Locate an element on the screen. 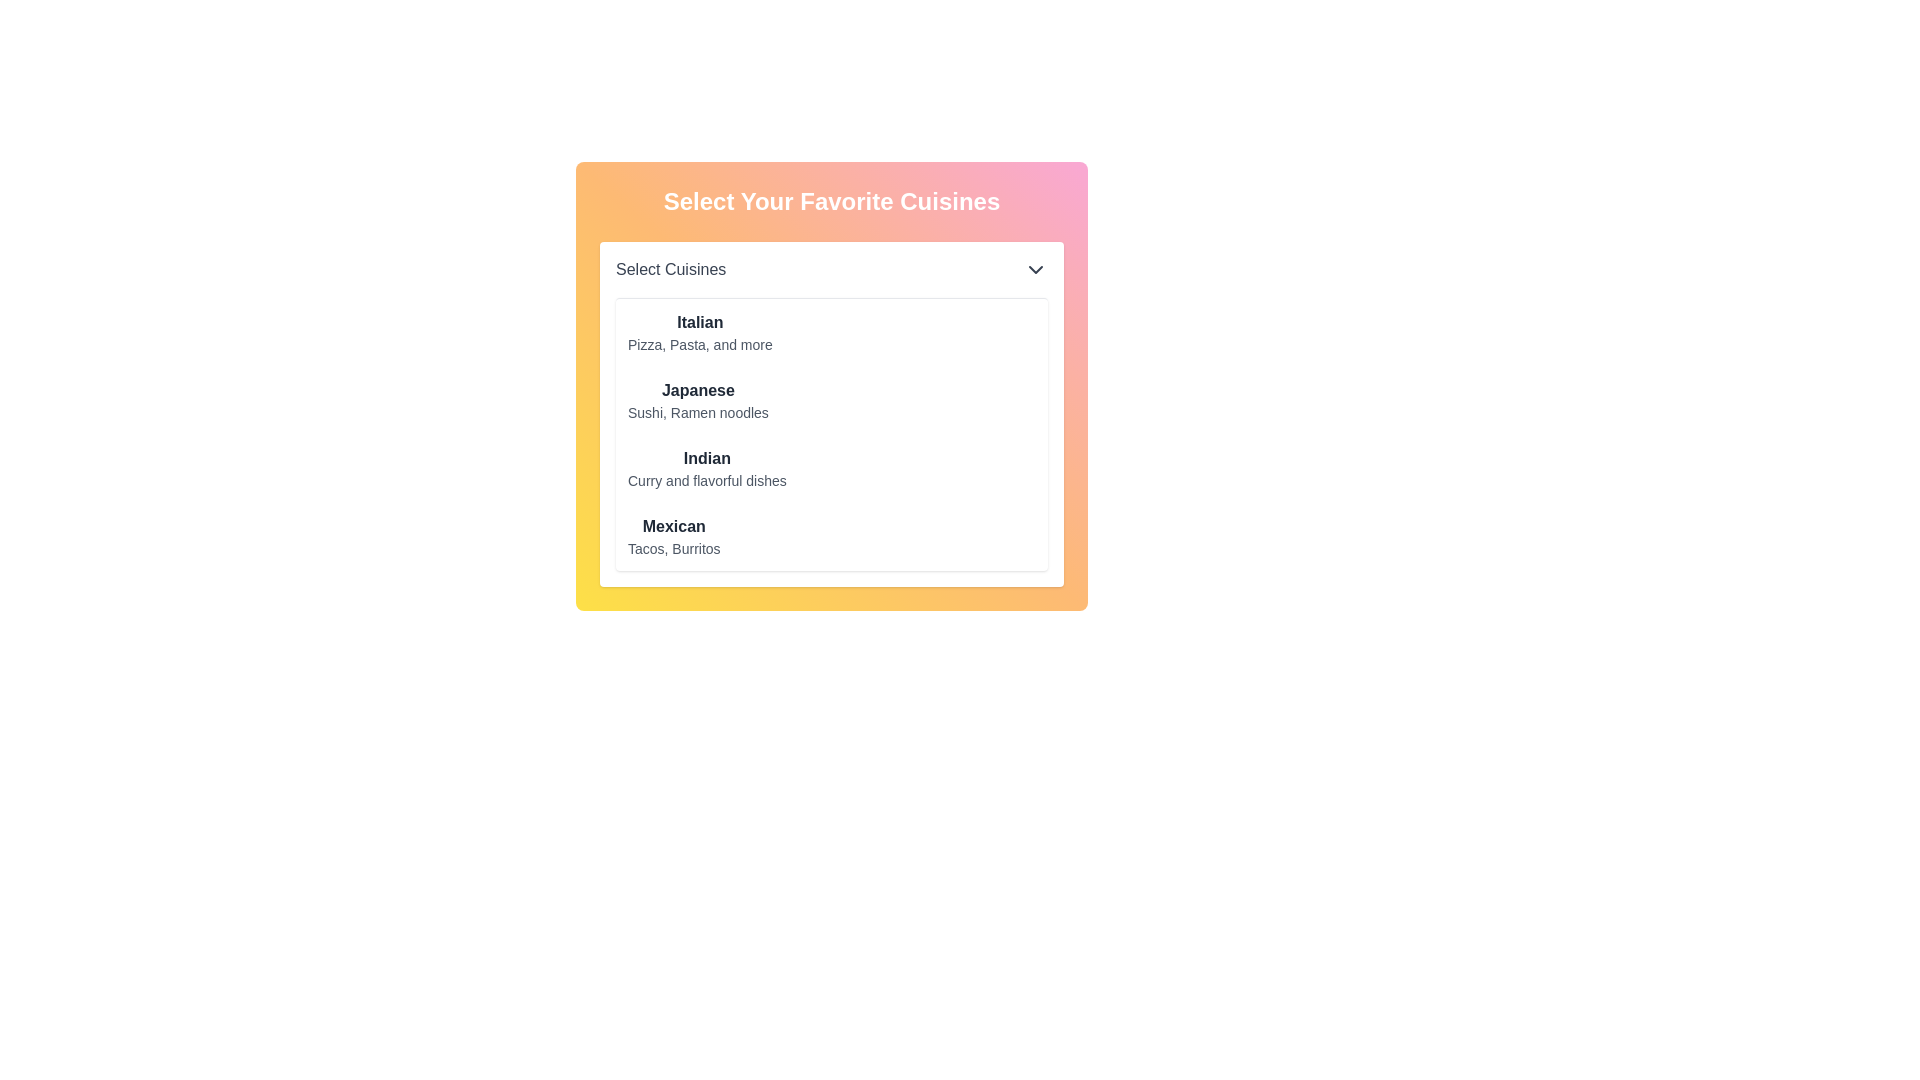 This screenshot has width=1920, height=1080. the 'Select Cuisines' label, which is styled in gray and positioned at the top-right corner of the dropdown menu is located at coordinates (671, 270).